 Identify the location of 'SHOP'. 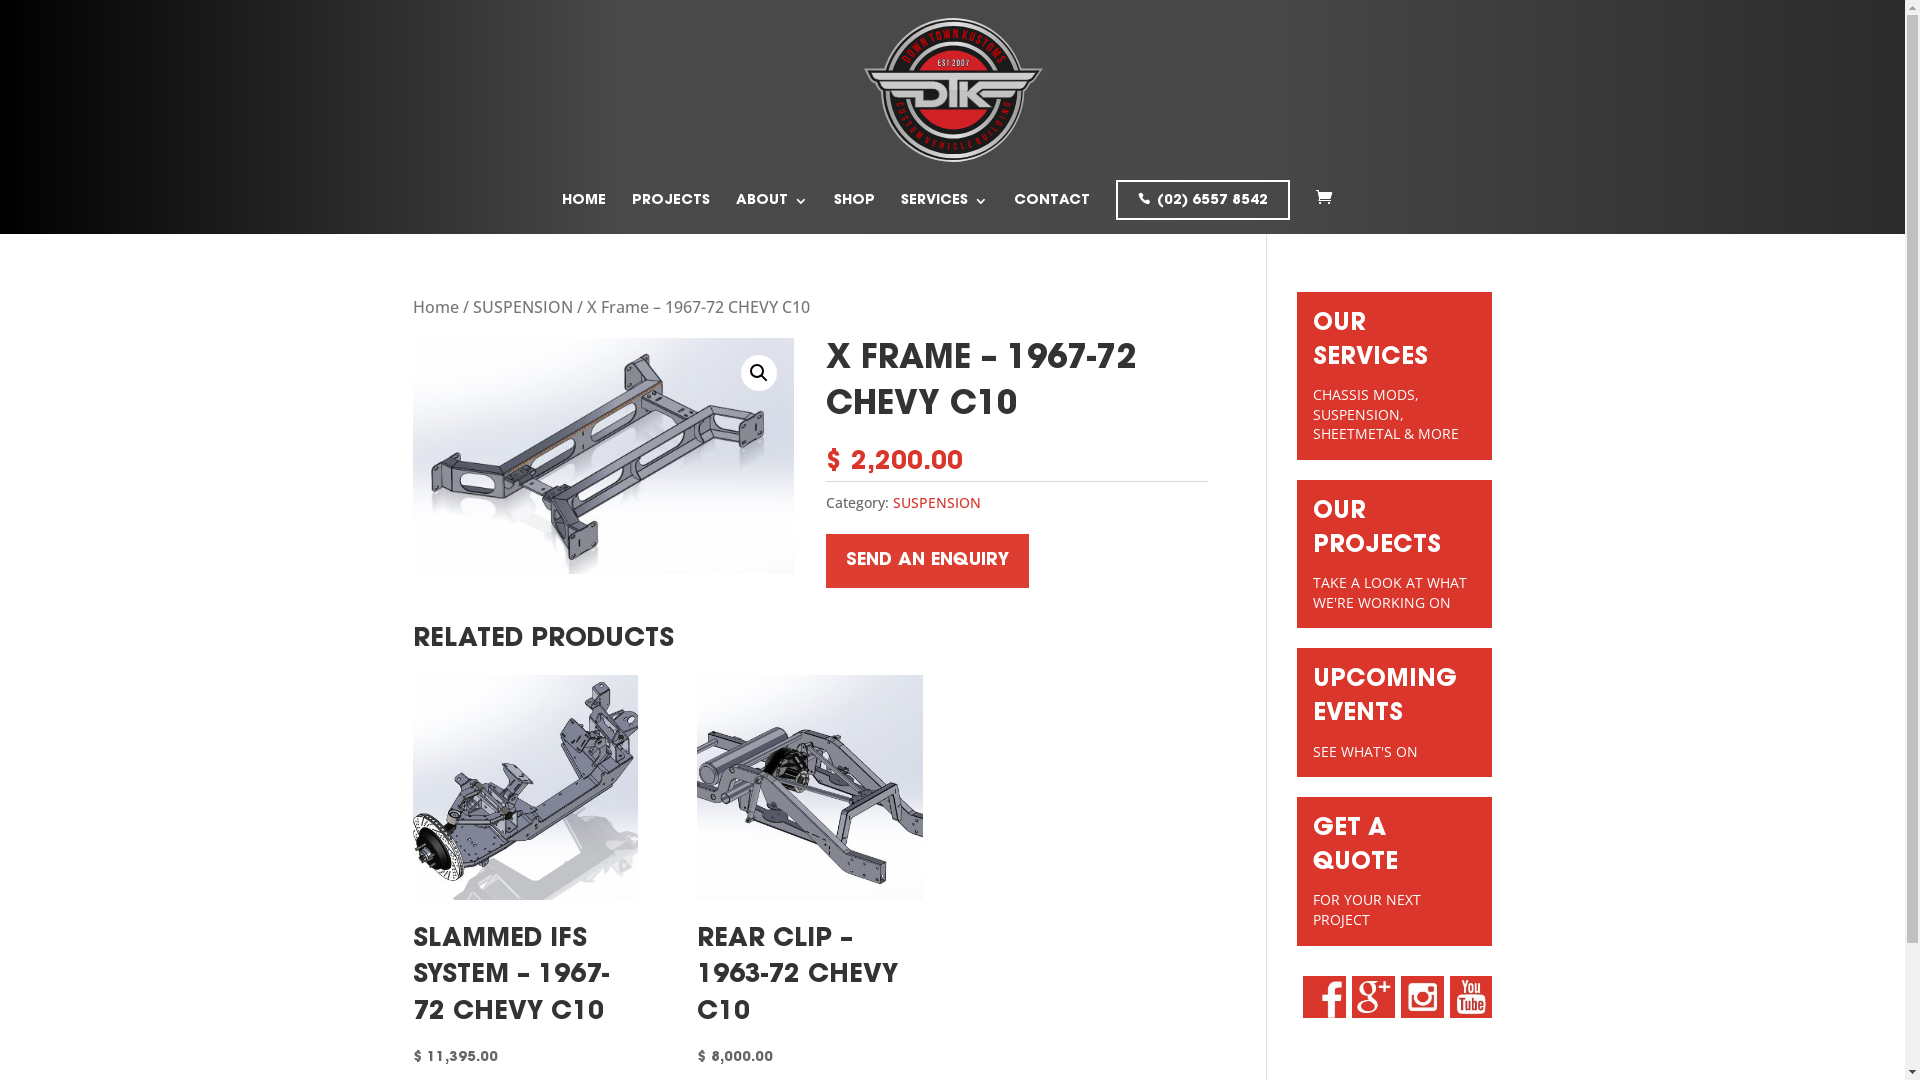
(834, 208).